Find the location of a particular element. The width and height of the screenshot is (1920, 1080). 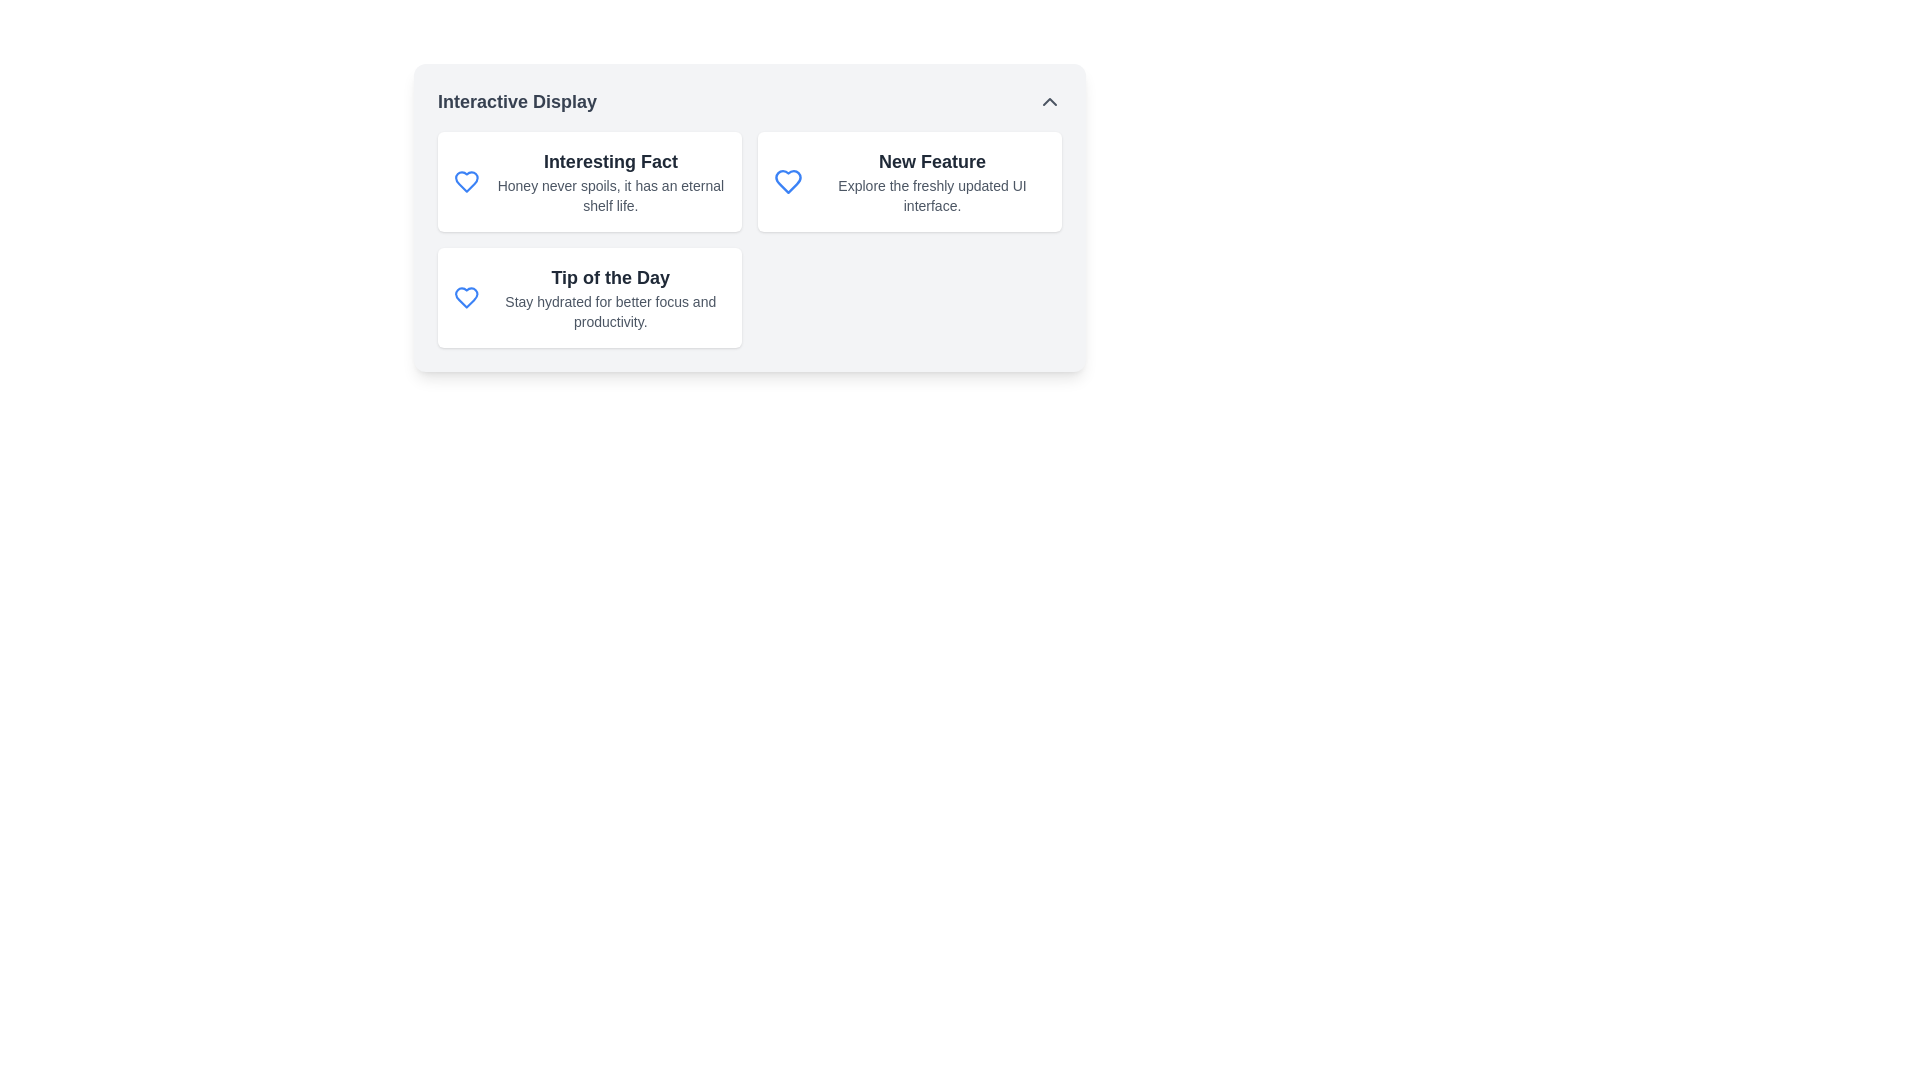

the text component that contains the message 'Explore the freshly updated UI interface.', located beneath the 'New Feature' header in the right panel of the grid is located at coordinates (931, 196).